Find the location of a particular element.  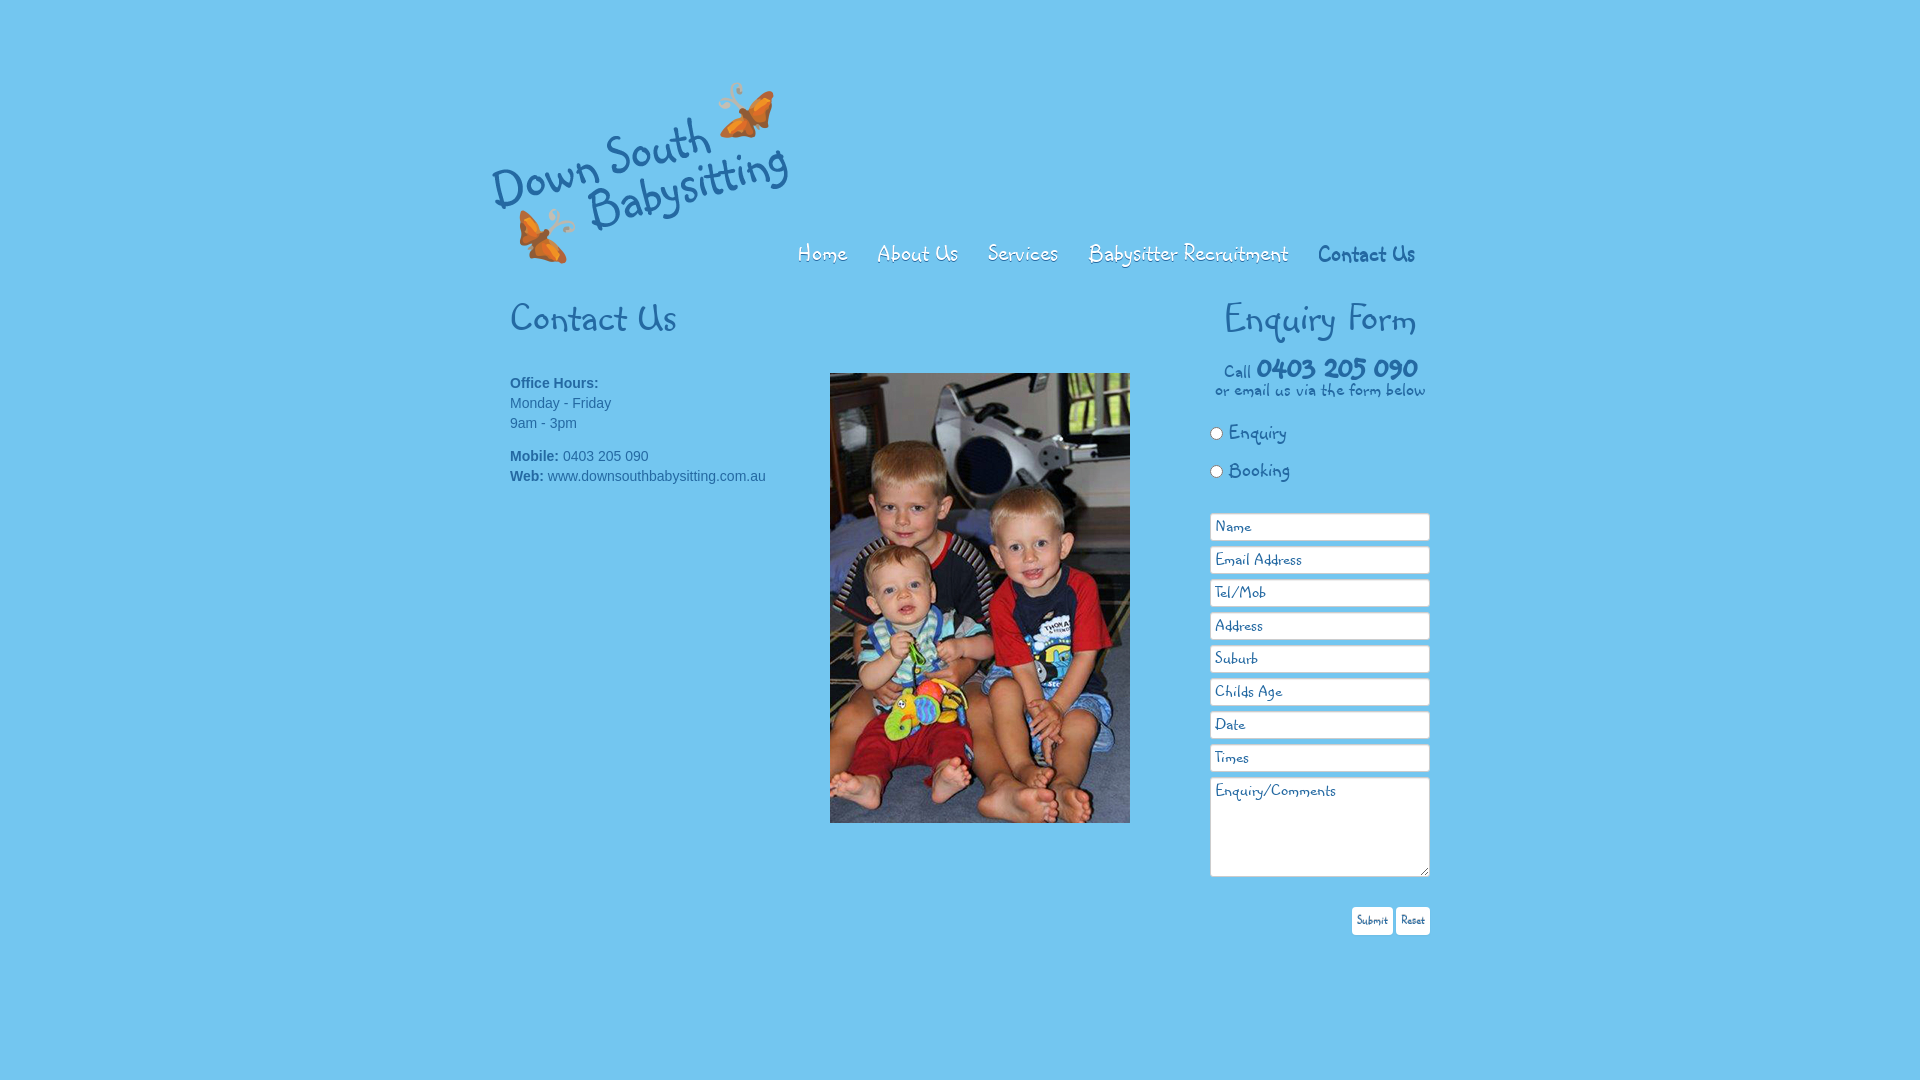

'Home' is located at coordinates (781, 253).